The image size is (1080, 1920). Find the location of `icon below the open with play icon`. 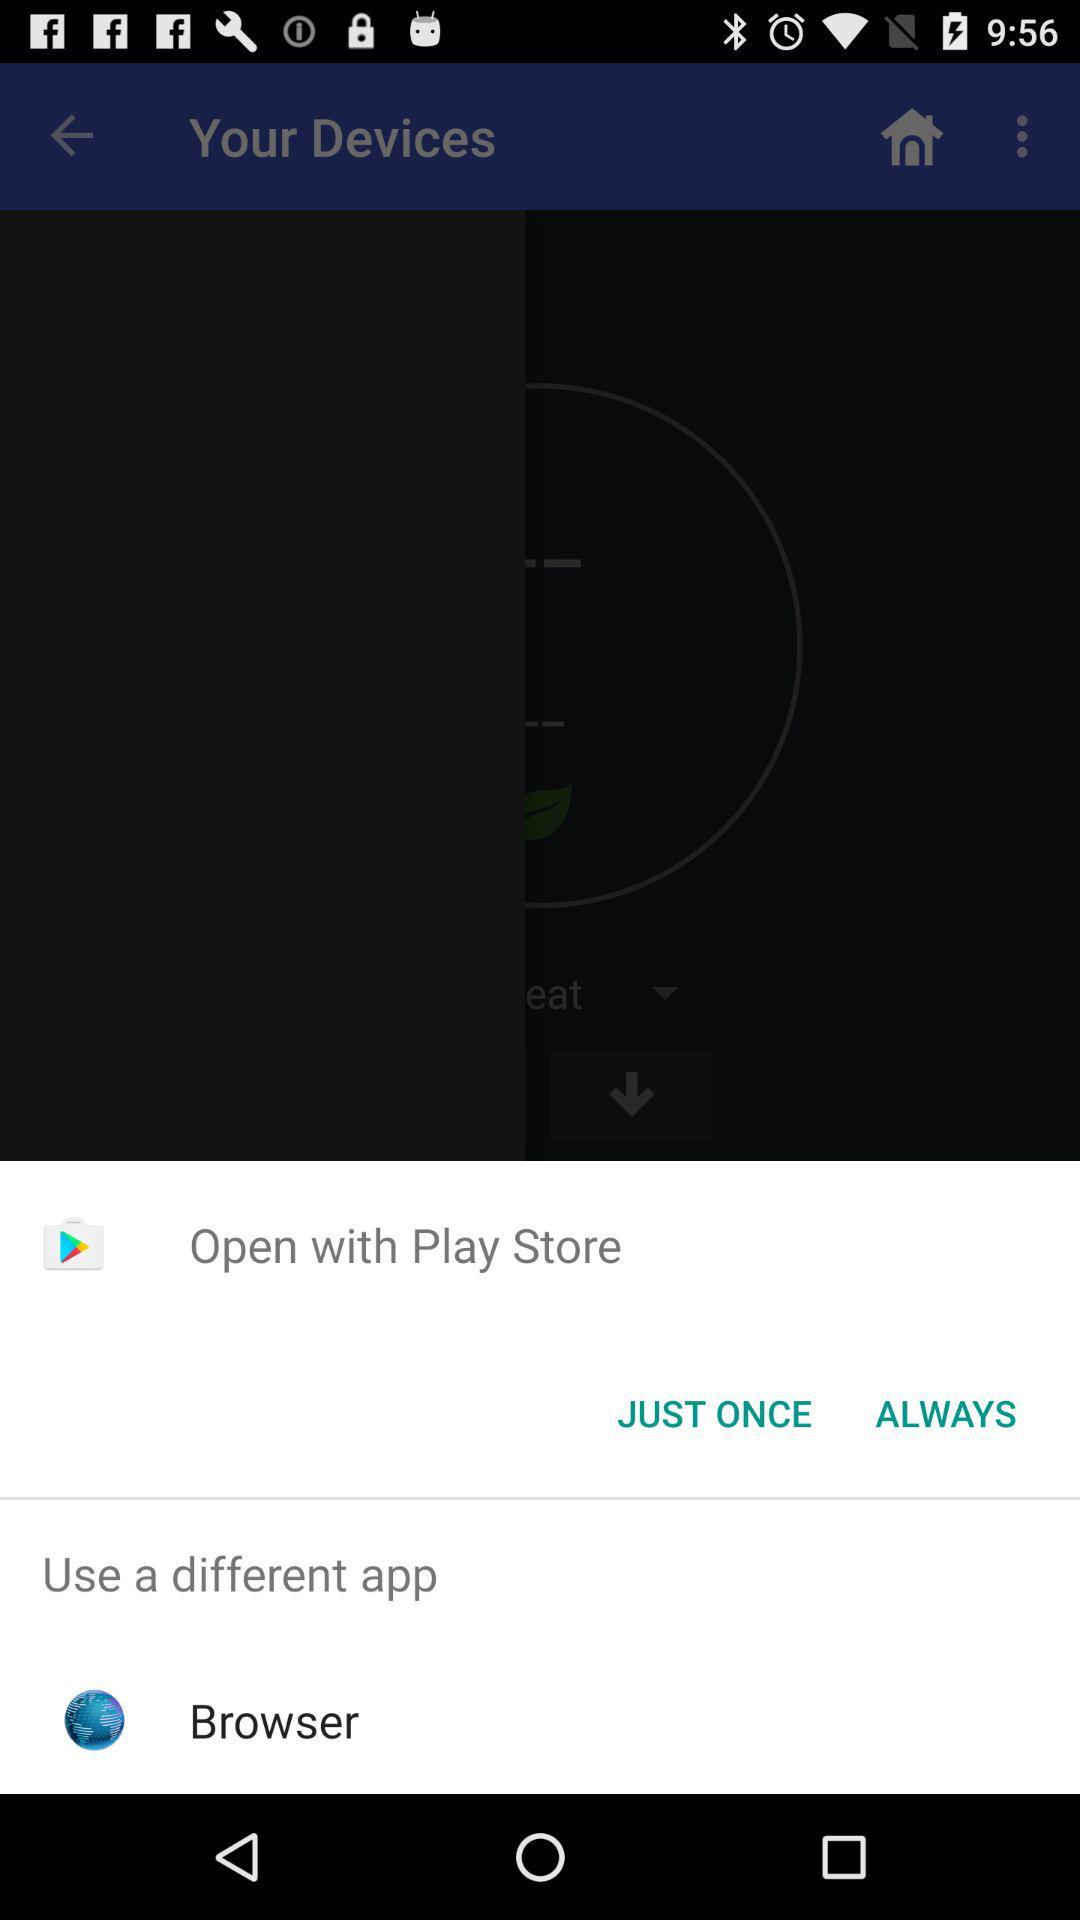

icon below the open with play icon is located at coordinates (713, 1411).